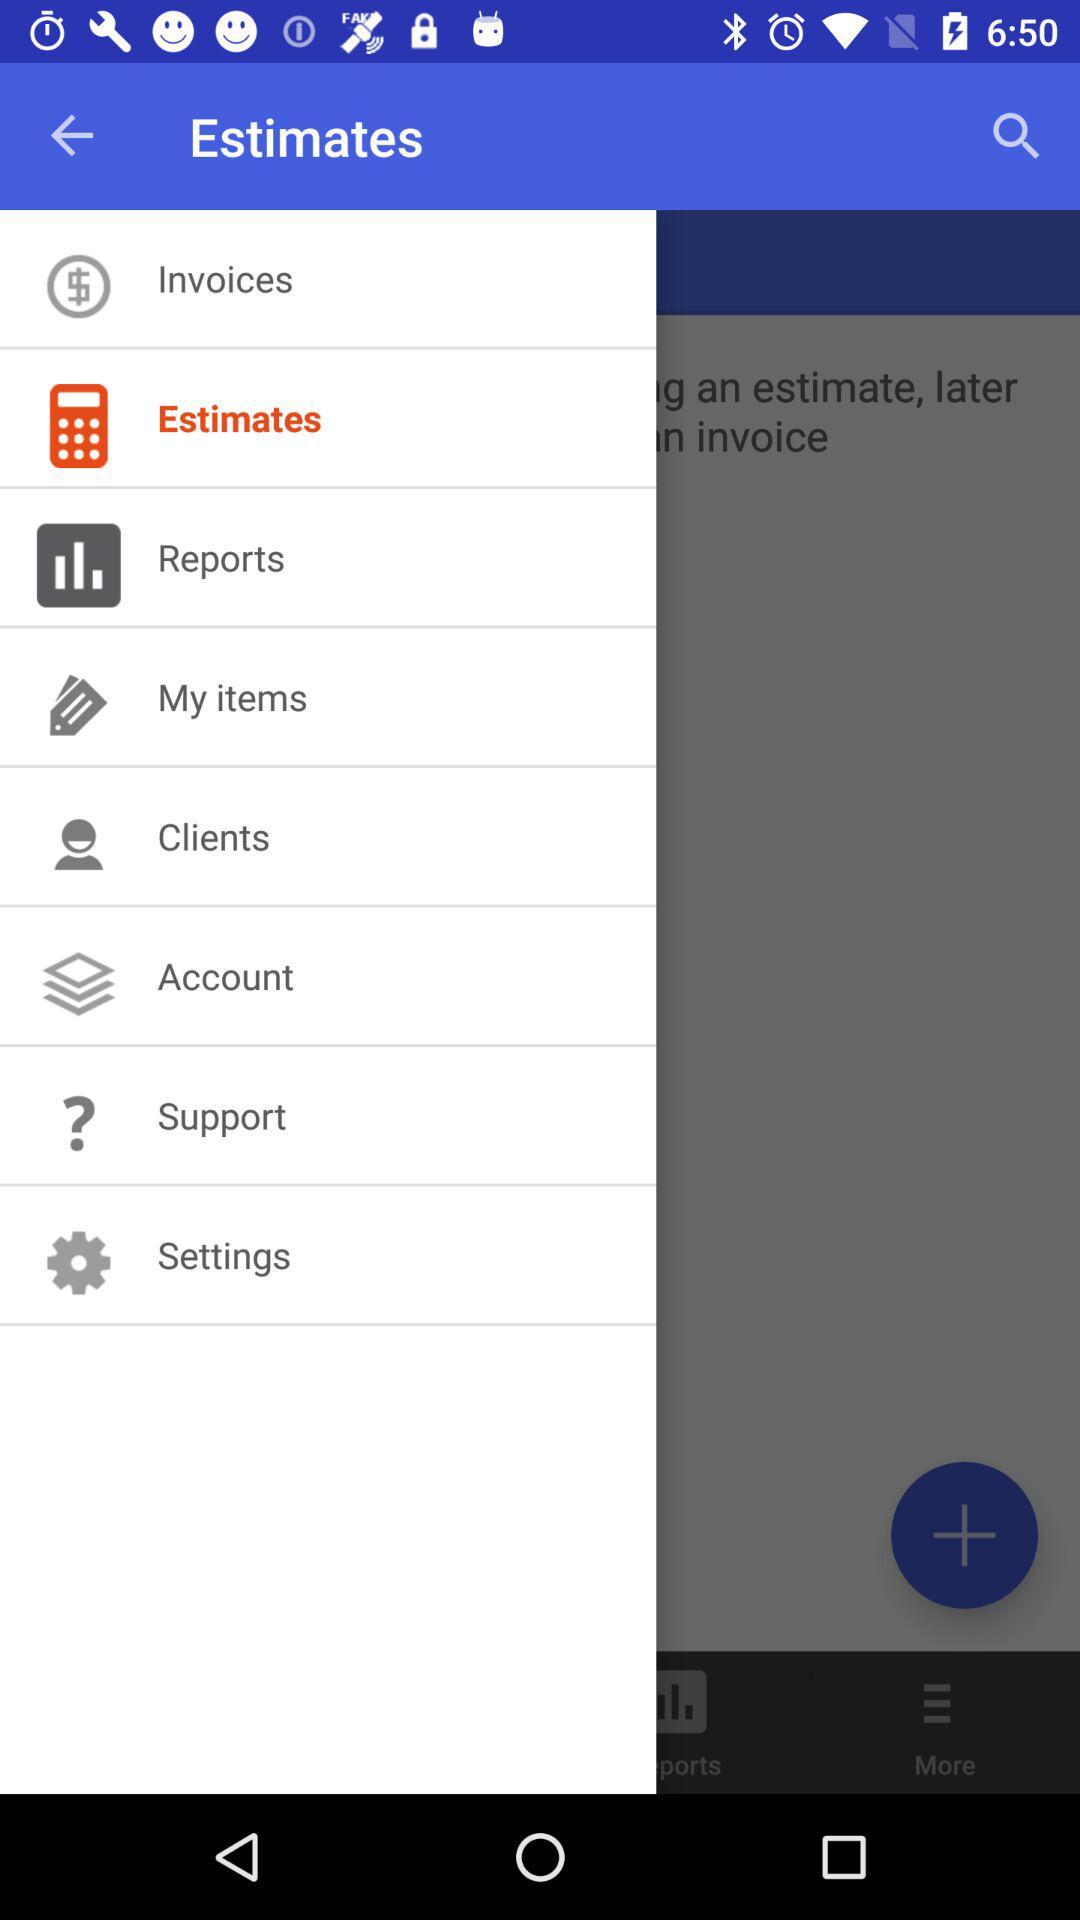 This screenshot has width=1080, height=1920. Describe the element at coordinates (963, 1534) in the screenshot. I see `the add icon` at that location.